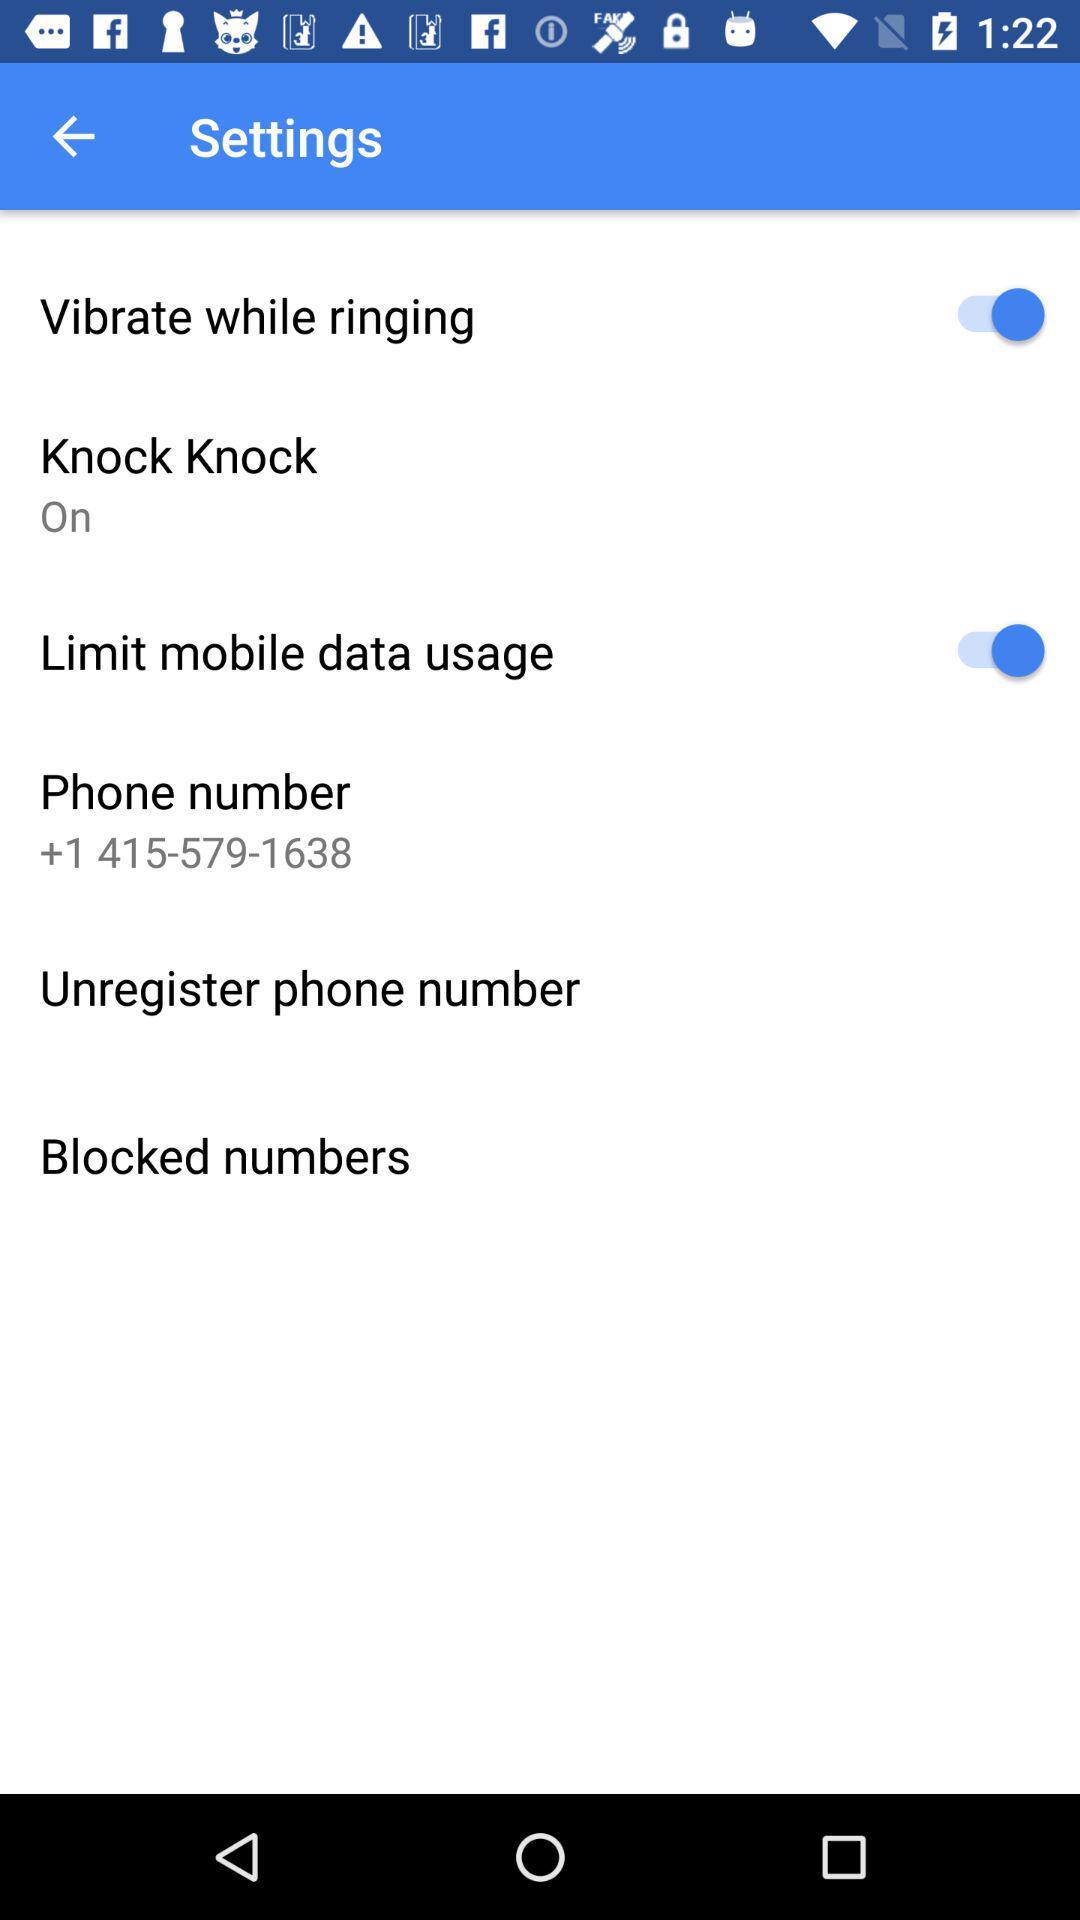 The height and width of the screenshot is (1920, 1080). Describe the element at coordinates (297, 651) in the screenshot. I see `the limit mobile data` at that location.